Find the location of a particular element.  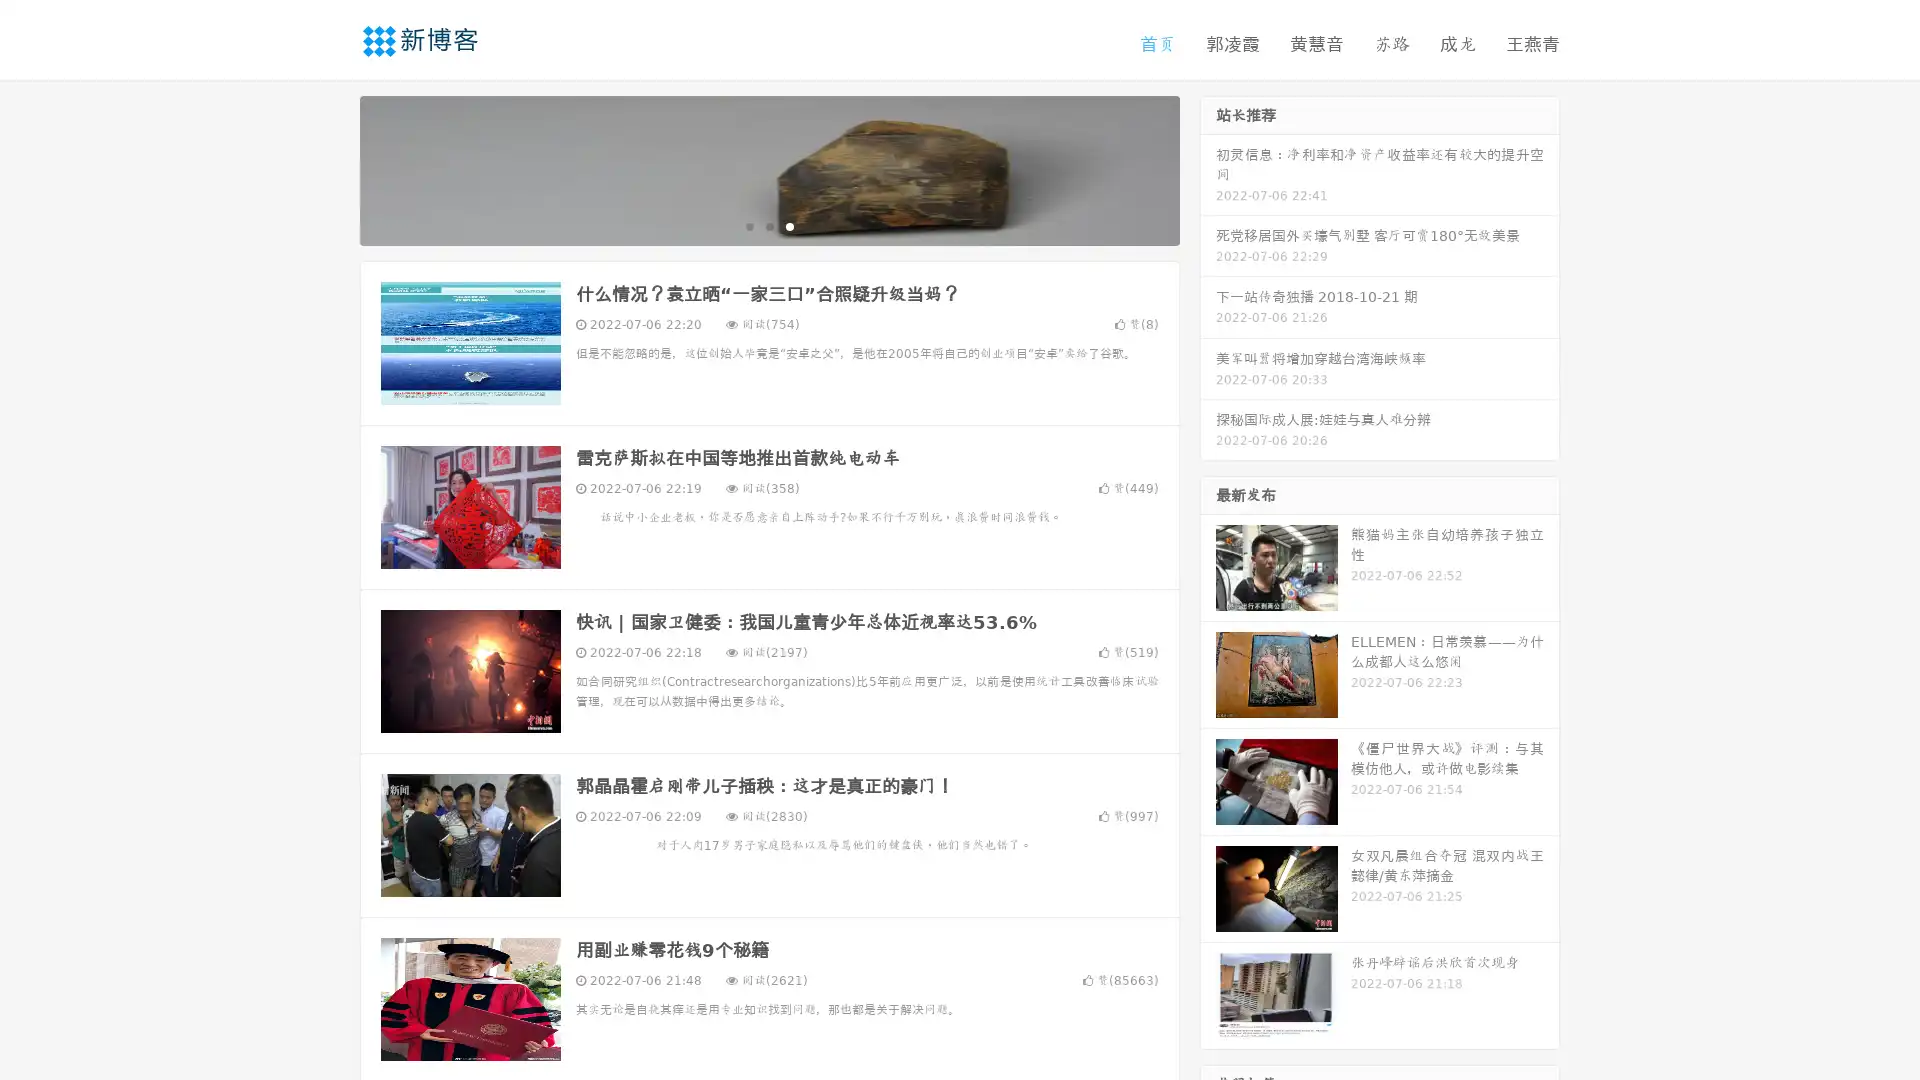

Go to slide 3 is located at coordinates (789, 225).